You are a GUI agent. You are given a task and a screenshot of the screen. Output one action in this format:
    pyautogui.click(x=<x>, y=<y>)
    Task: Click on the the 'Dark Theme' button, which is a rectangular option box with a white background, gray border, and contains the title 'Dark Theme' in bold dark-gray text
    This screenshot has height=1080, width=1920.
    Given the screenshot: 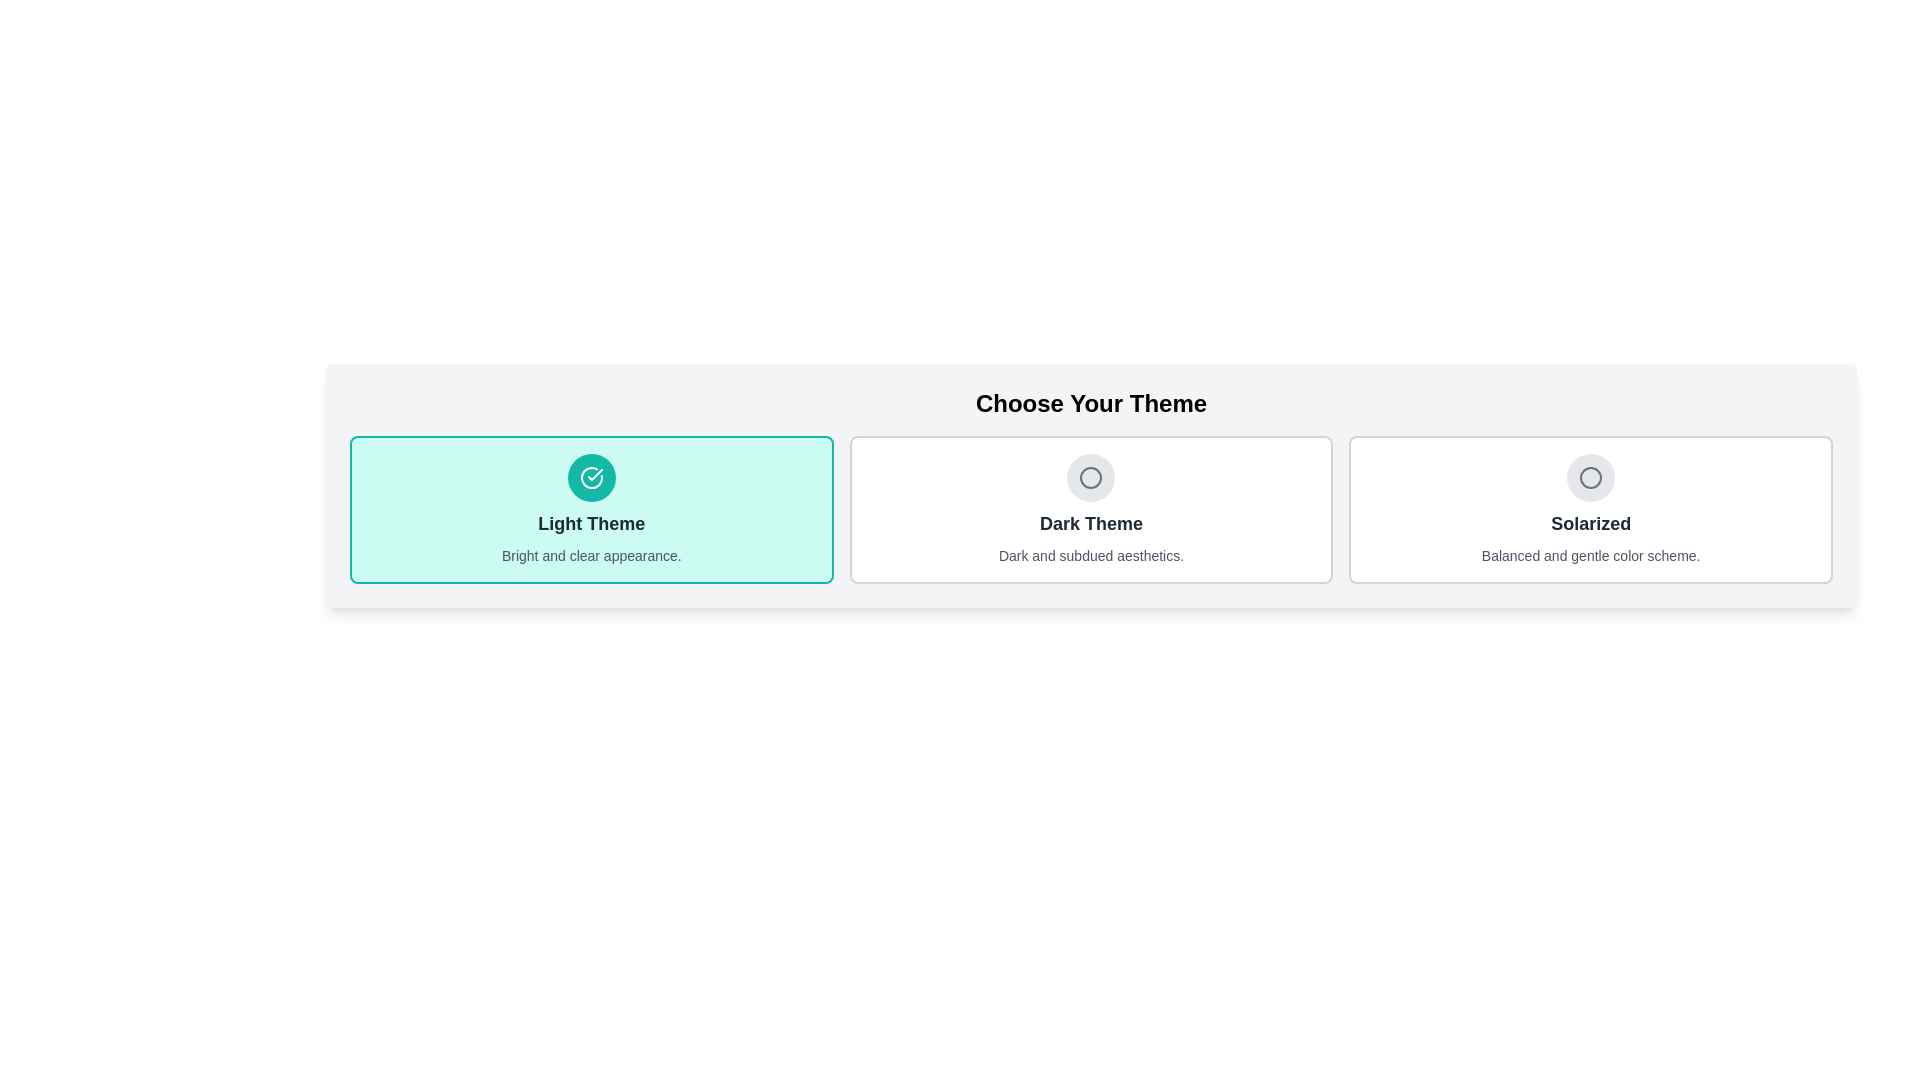 What is the action you would take?
    pyautogui.click(x=1090, y=508)
    